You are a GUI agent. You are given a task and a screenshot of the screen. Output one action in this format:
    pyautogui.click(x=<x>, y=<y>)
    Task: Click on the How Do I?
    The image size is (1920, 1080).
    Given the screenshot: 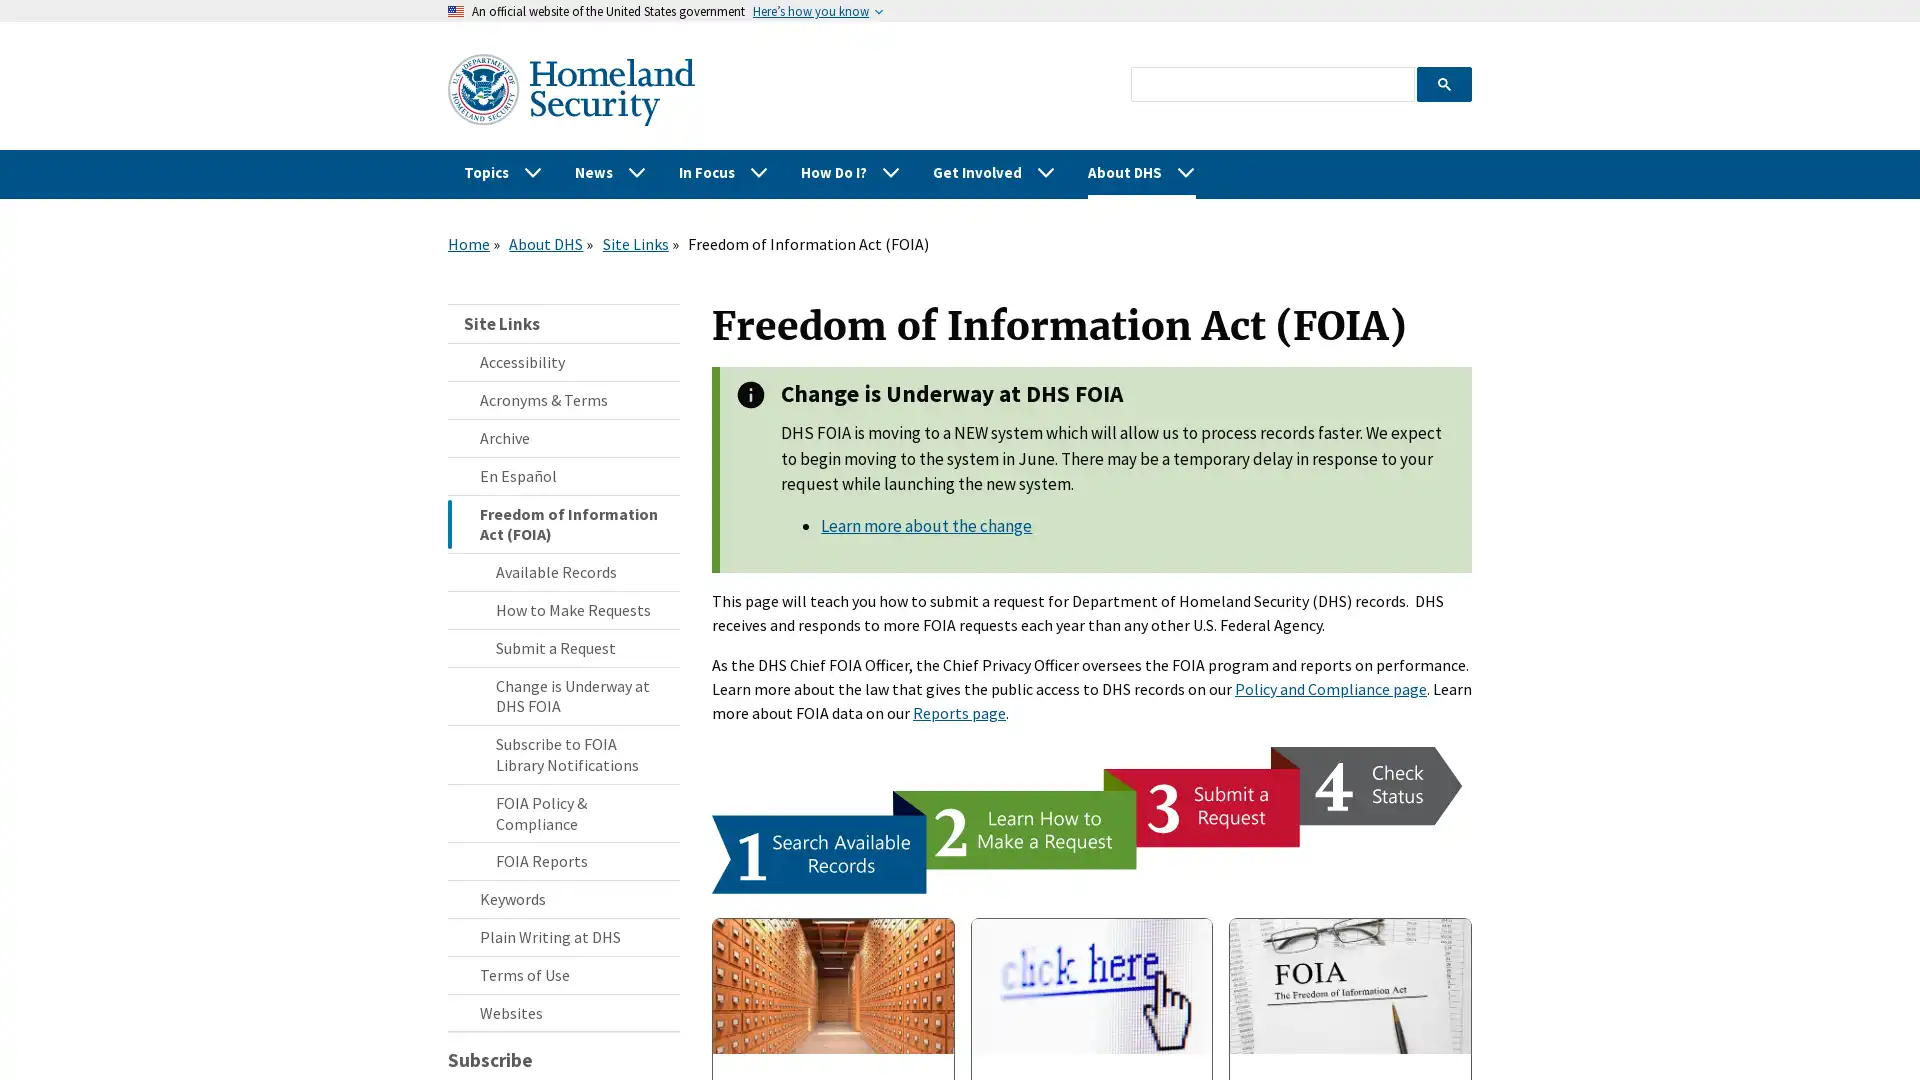 What is the action you would take?
    pyautogui.click(x=850, y=171)
    